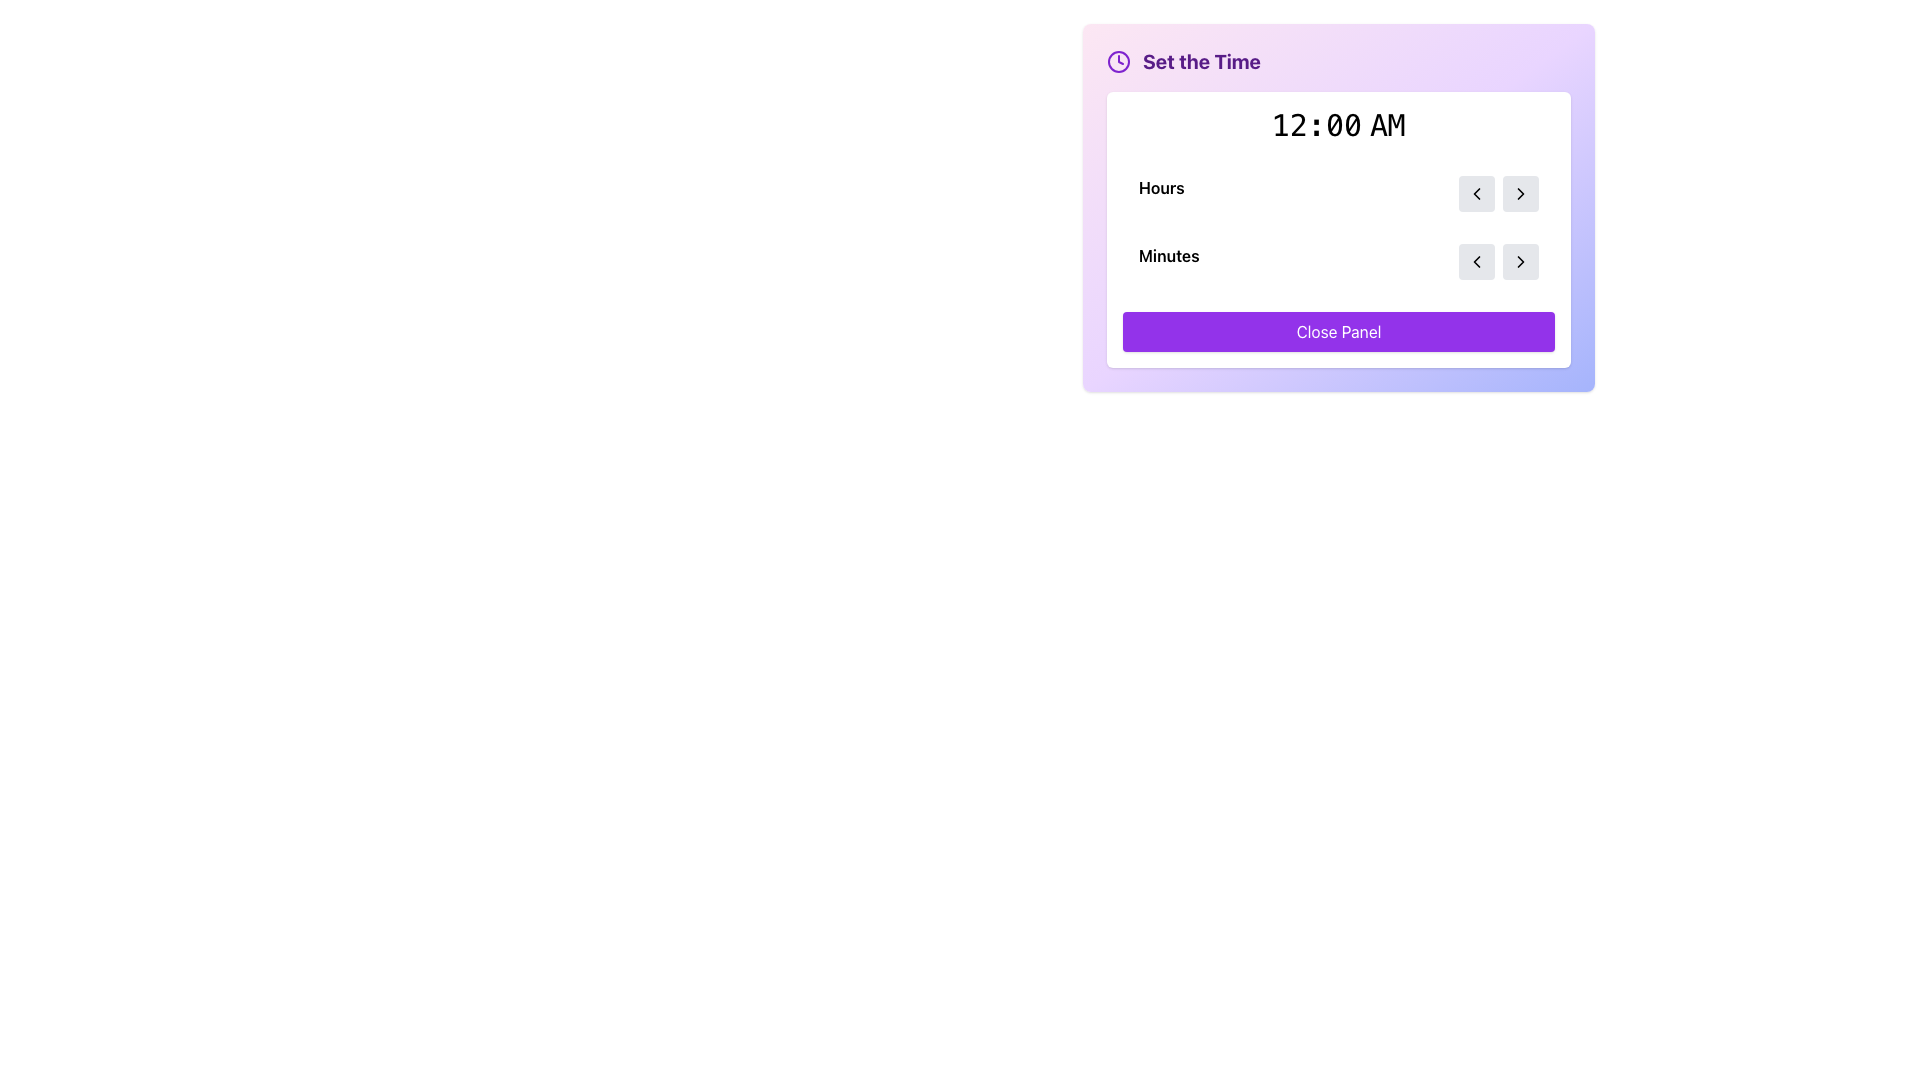  Describe the element at coordinates (1520, 261) in the screenshot. I see `the right-facing chevron-shaped button used to increment minutes on the digital clock interface` at that location.